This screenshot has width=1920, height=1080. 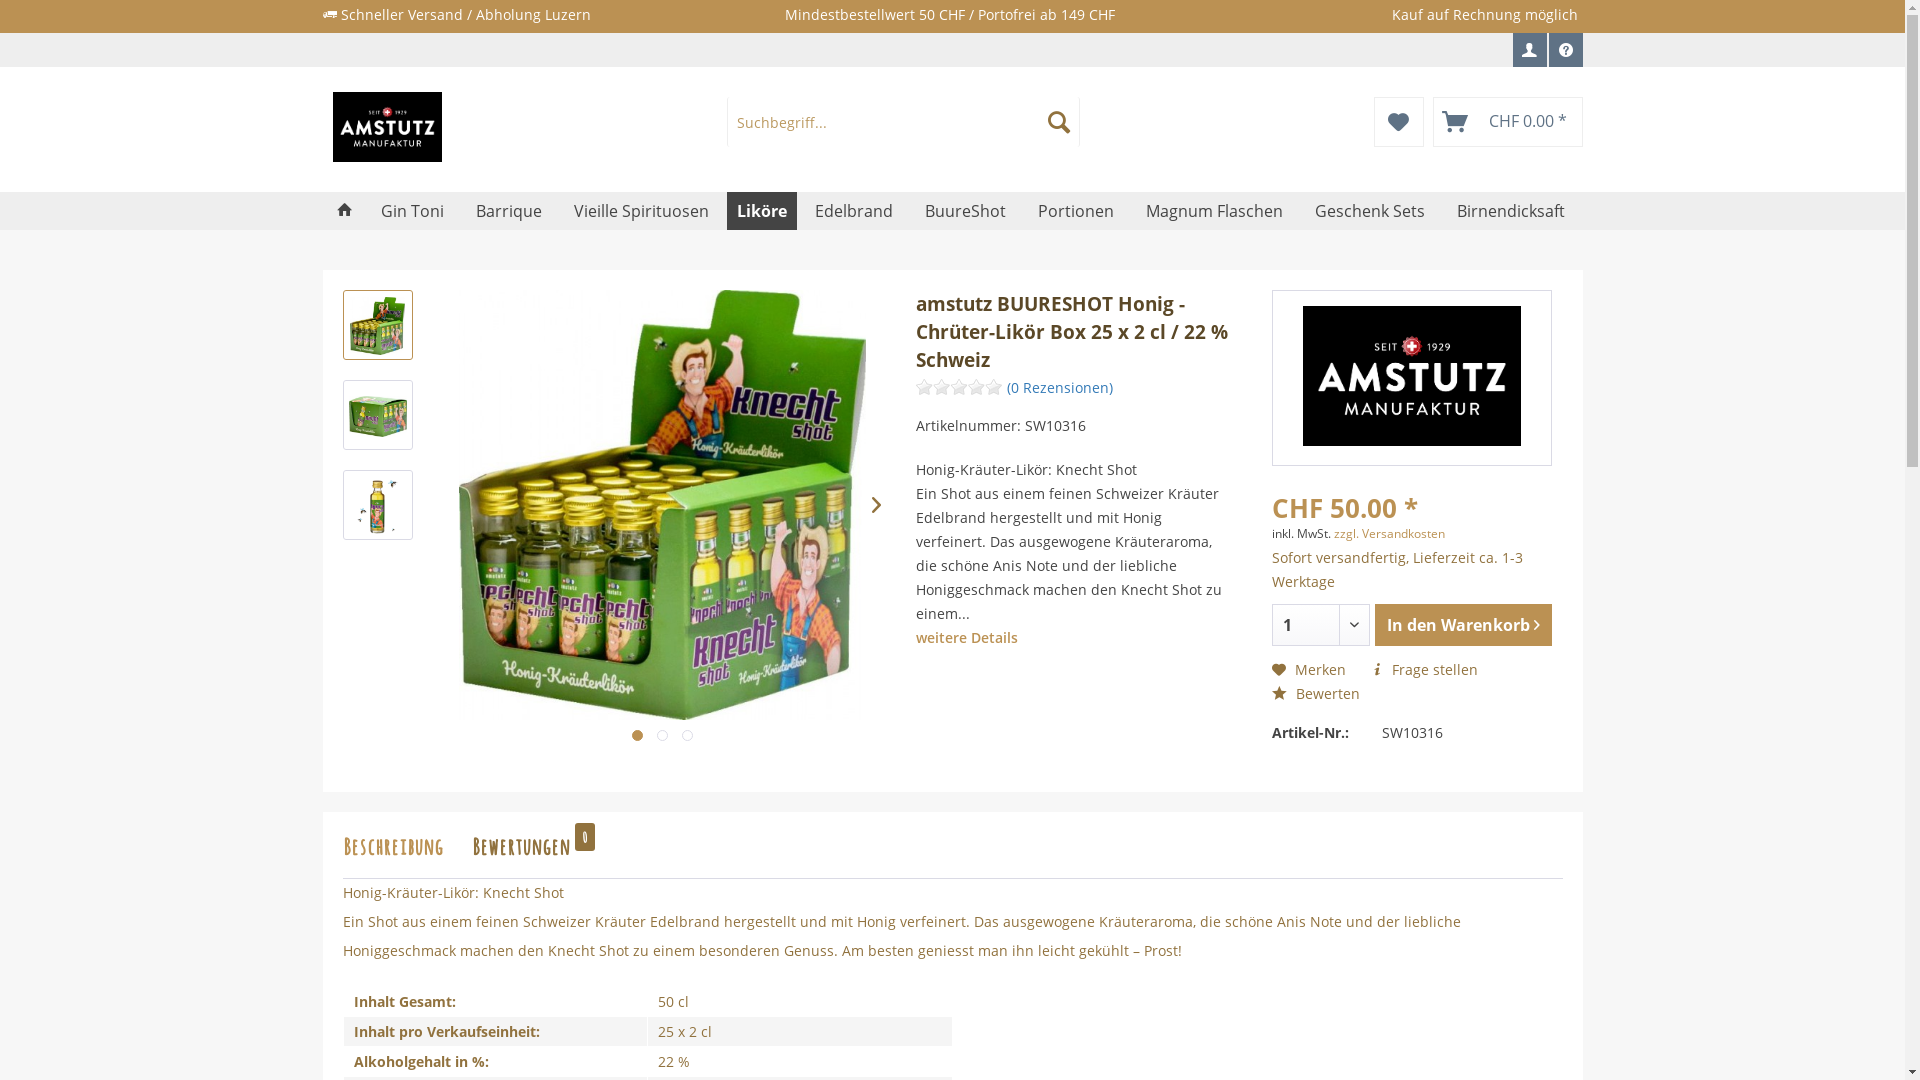 What do you see at coordinates (1507, 122) in the screenshot?
I see `'CHF 0.00 *'` at bounding box center [1507, 122].